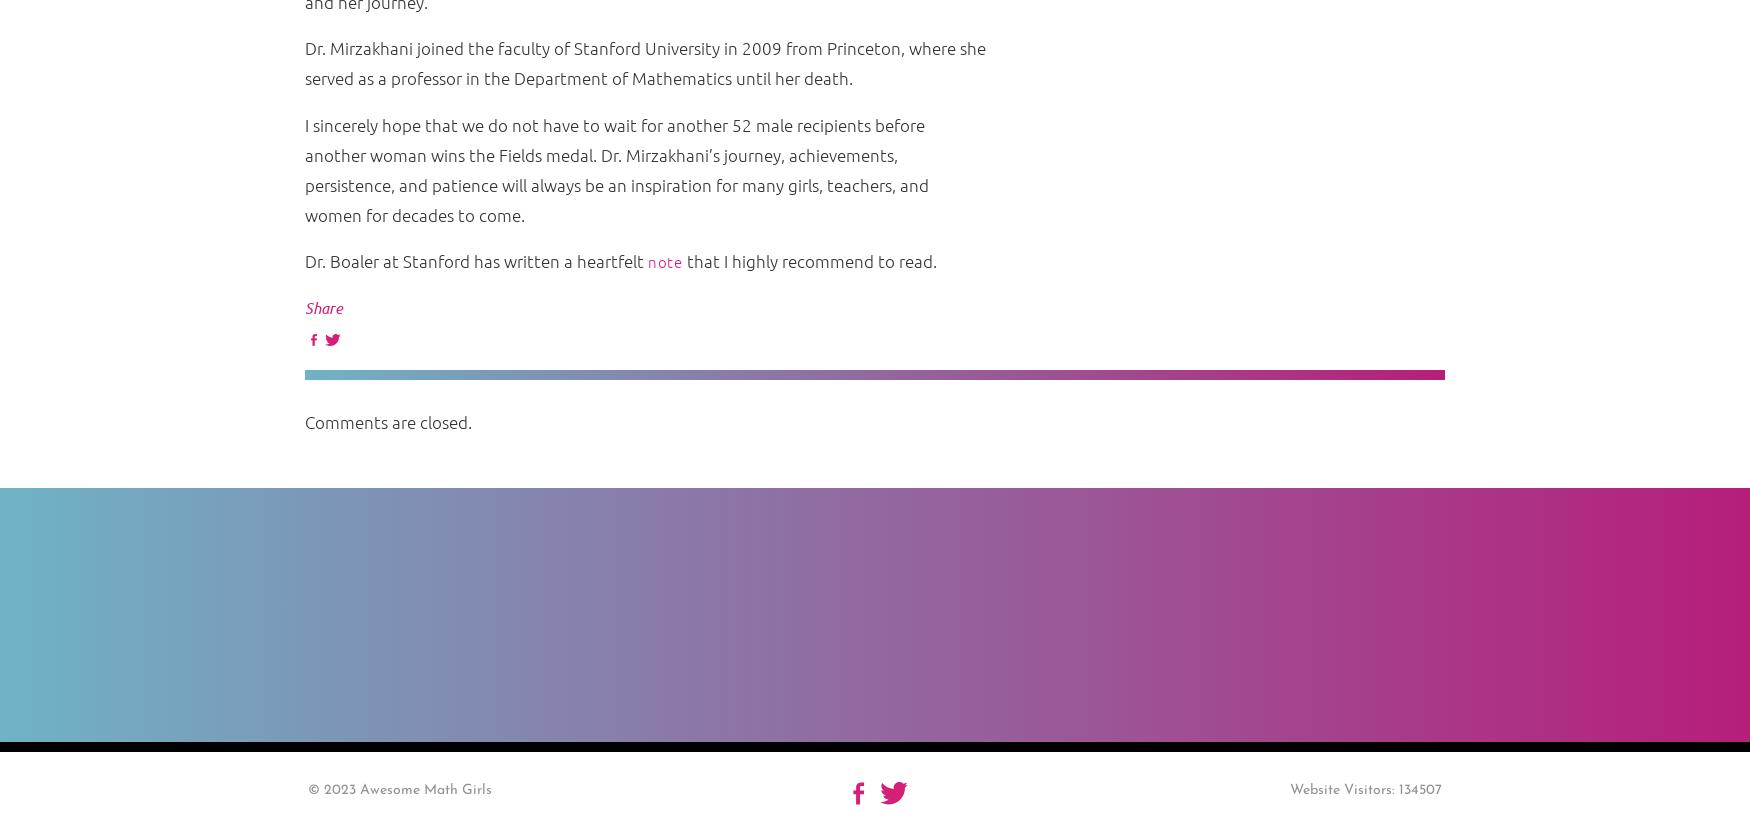 This screenshot has height=840, width=1750. I want to click on 'Dr. Boaler at Stanford has written a heartfelt', so click(476, 260).